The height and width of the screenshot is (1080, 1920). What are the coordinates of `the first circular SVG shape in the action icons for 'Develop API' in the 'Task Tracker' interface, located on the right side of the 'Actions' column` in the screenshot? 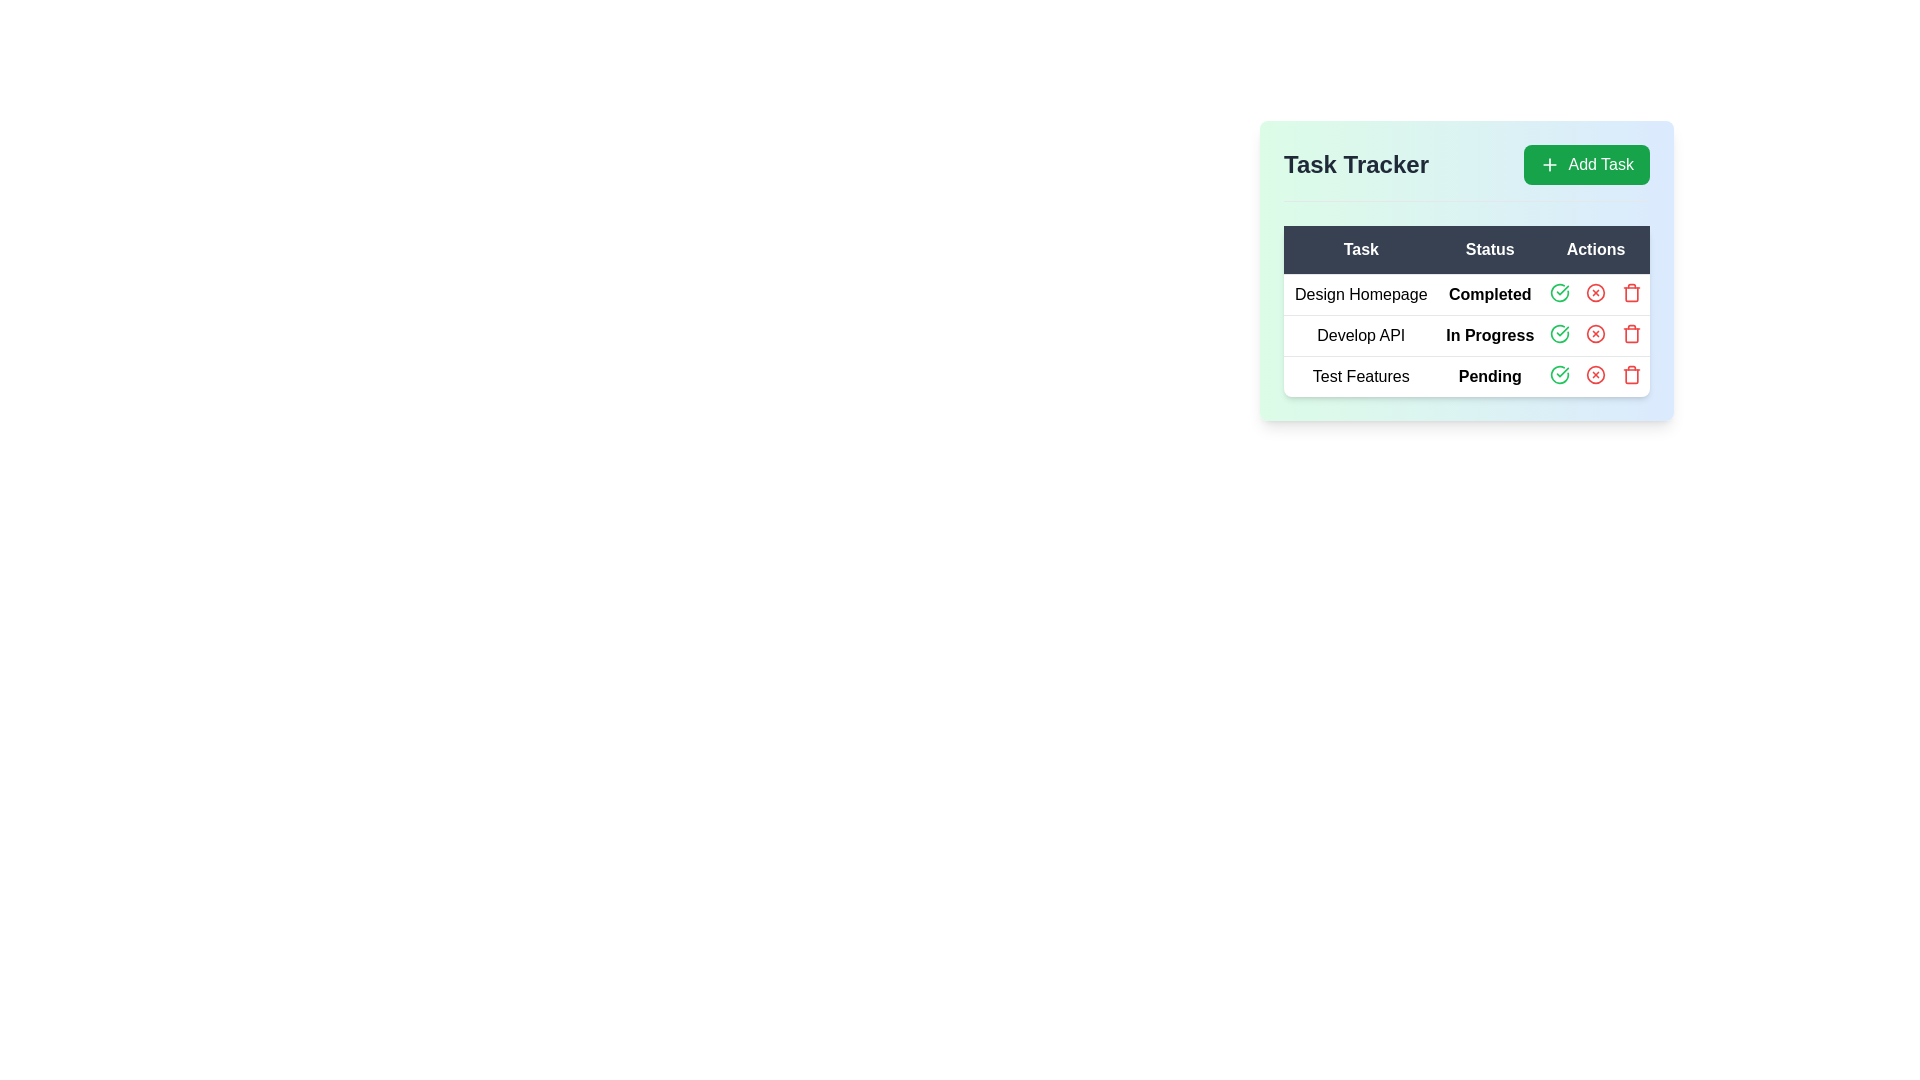 It's located at (1595, 293).